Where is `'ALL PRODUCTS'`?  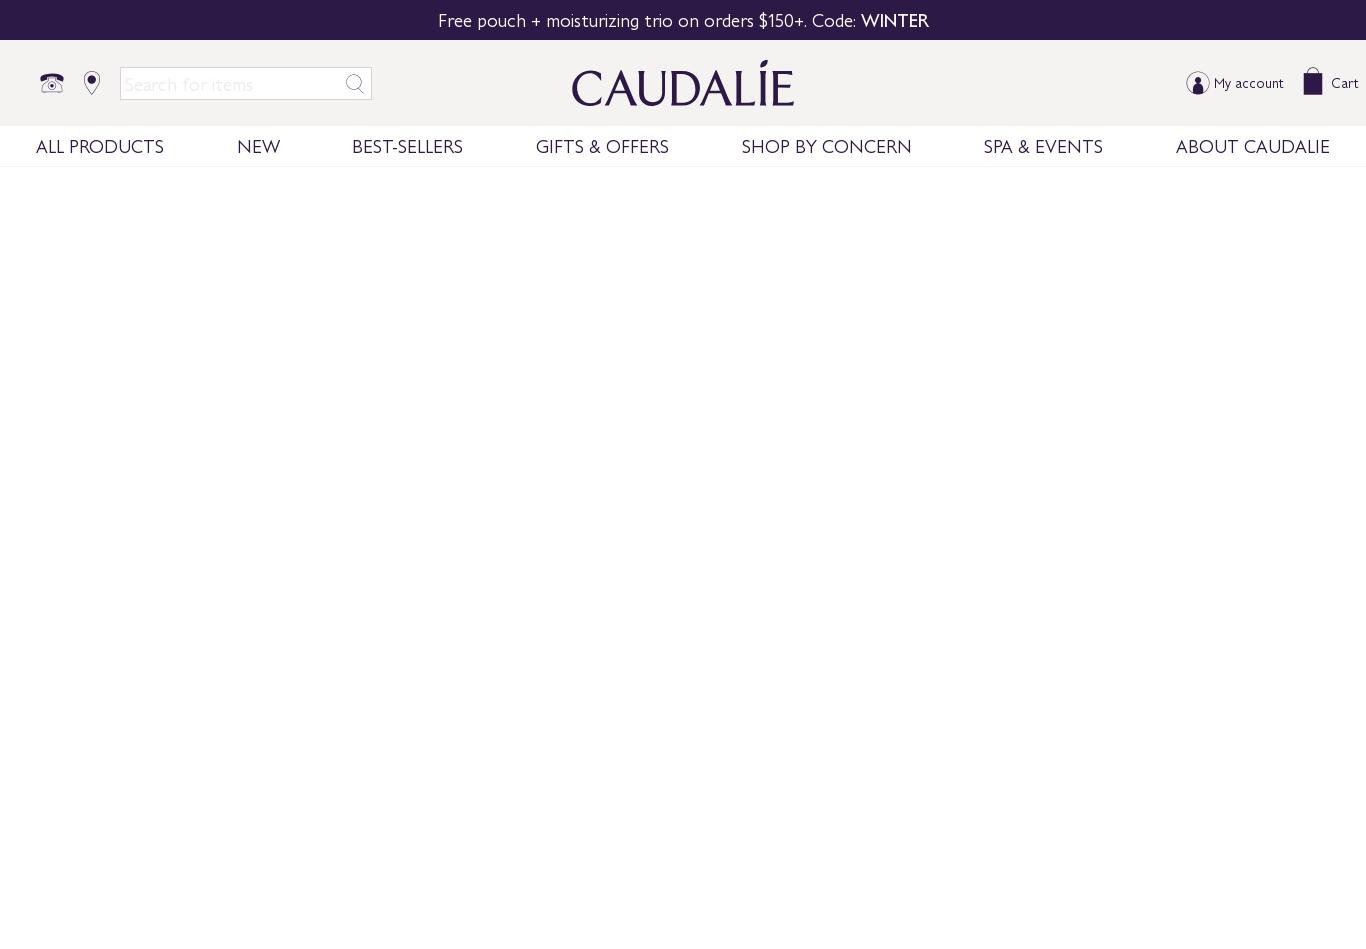 'ALL PRODUCTS' is located at coordinates (99, 144).